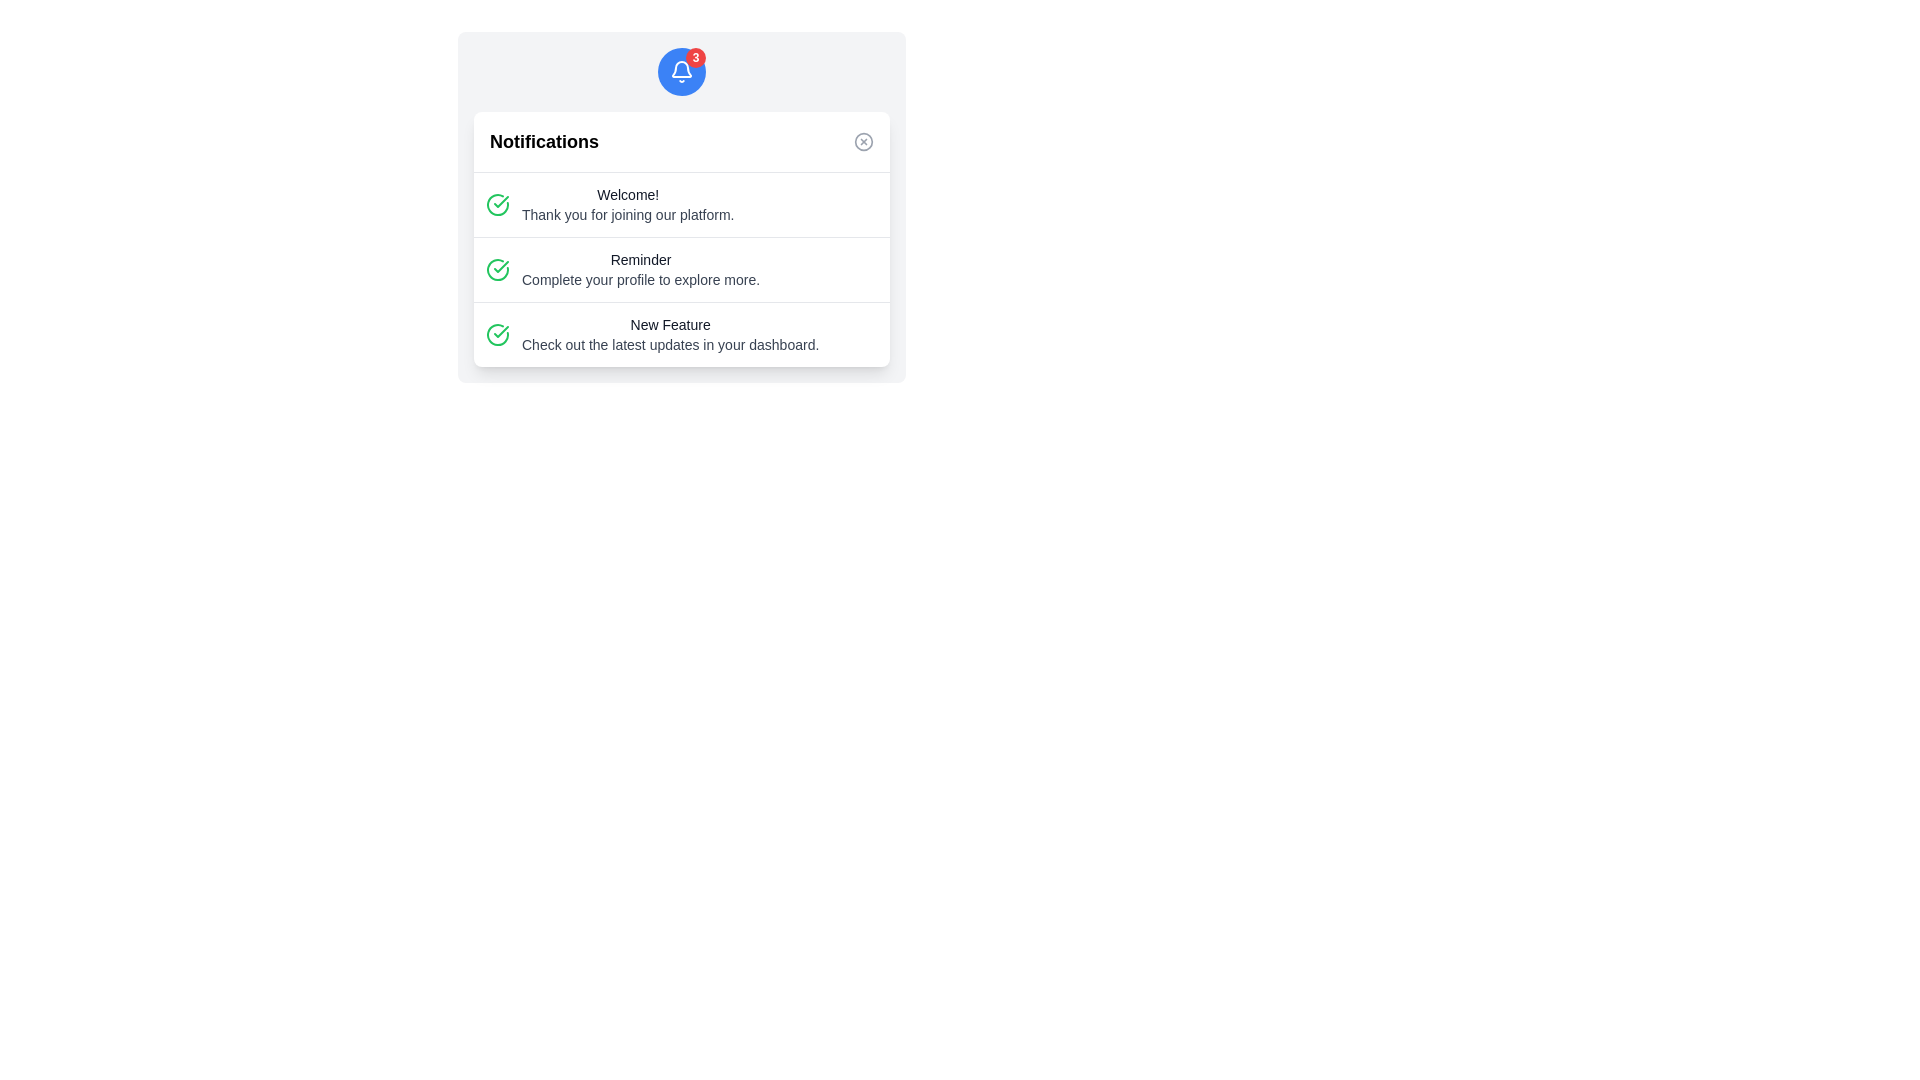 Image resolution: width=1920 pixels, height=1080 pixels. What do you see at coordinates (681, 268) in the screenshot?
I see `text content of the Notification Entry positioned below the 'Welcome!' notification and above the 'New Feature' notification` at bounding box center [681, 268].